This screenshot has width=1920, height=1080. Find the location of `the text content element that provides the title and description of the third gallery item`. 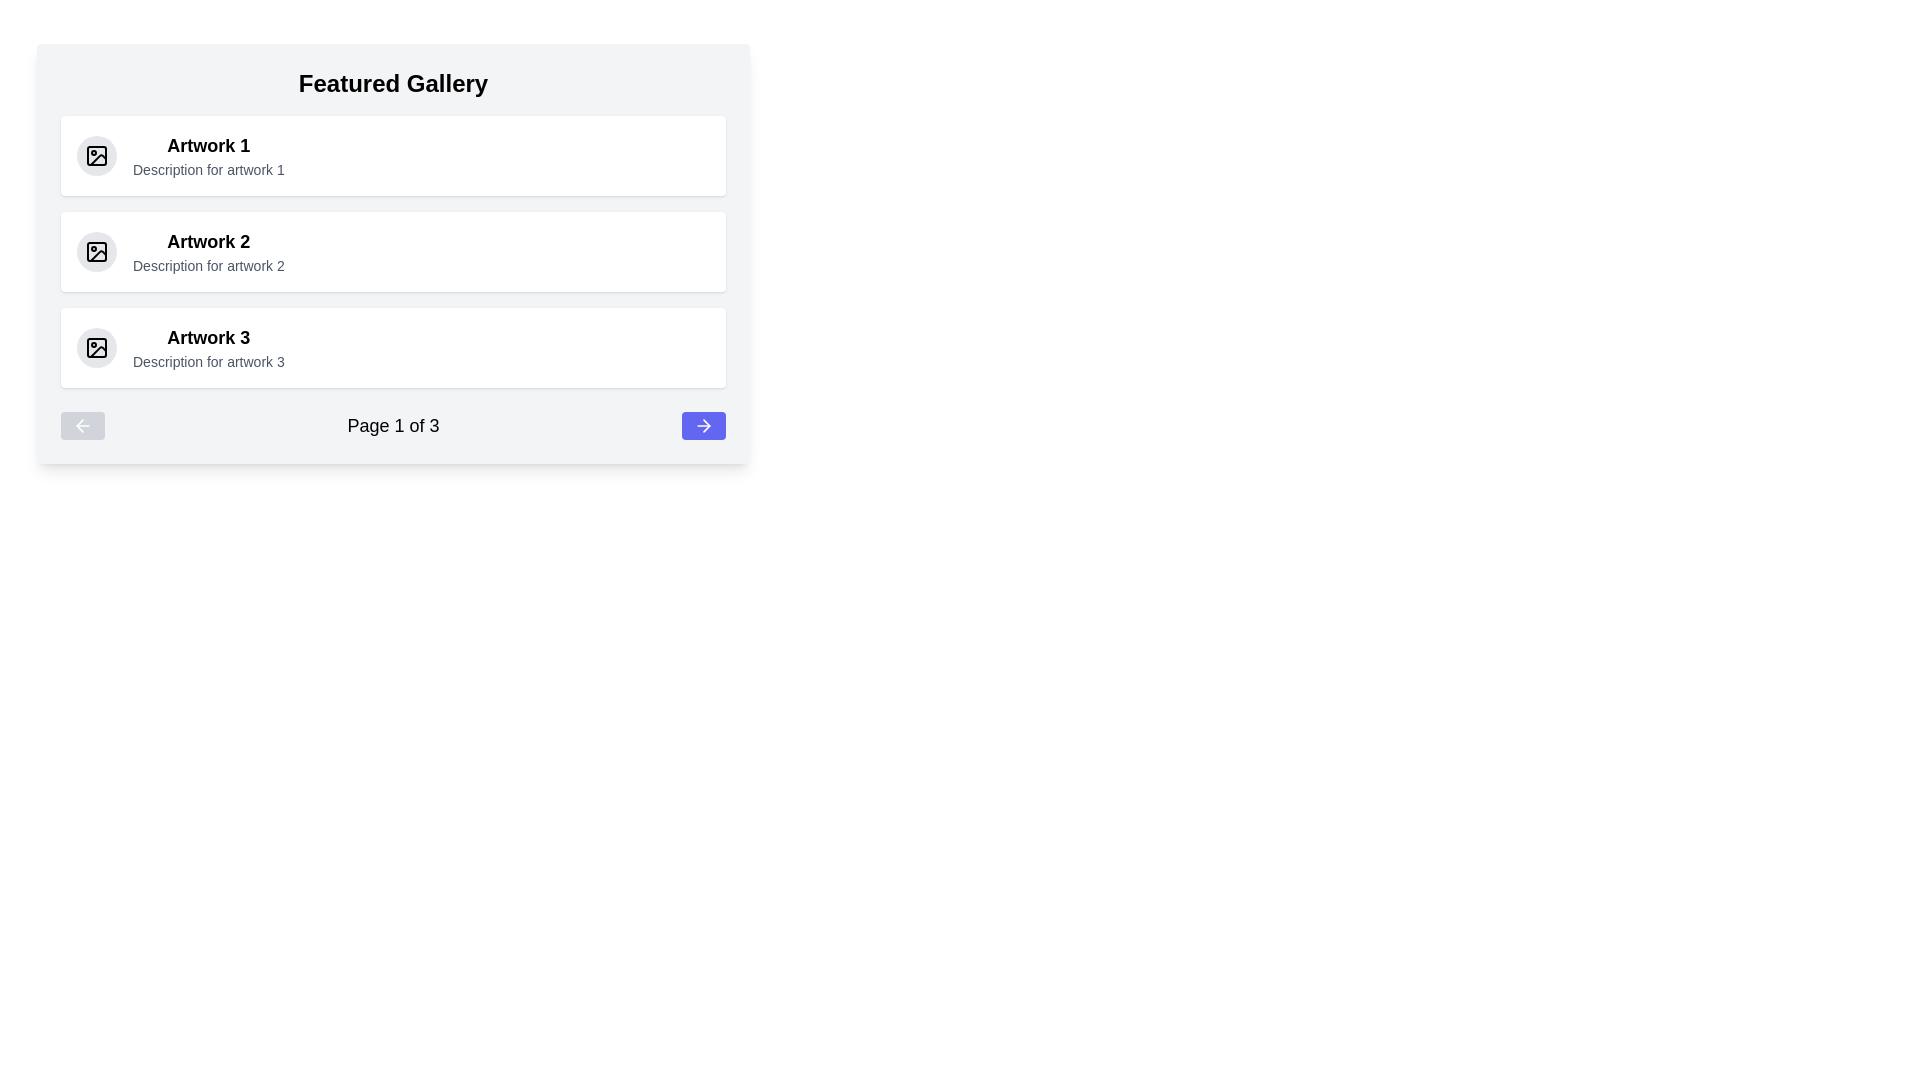

the text content element that provides the title and description of the third gallery item is located at coordinates (208, 346).